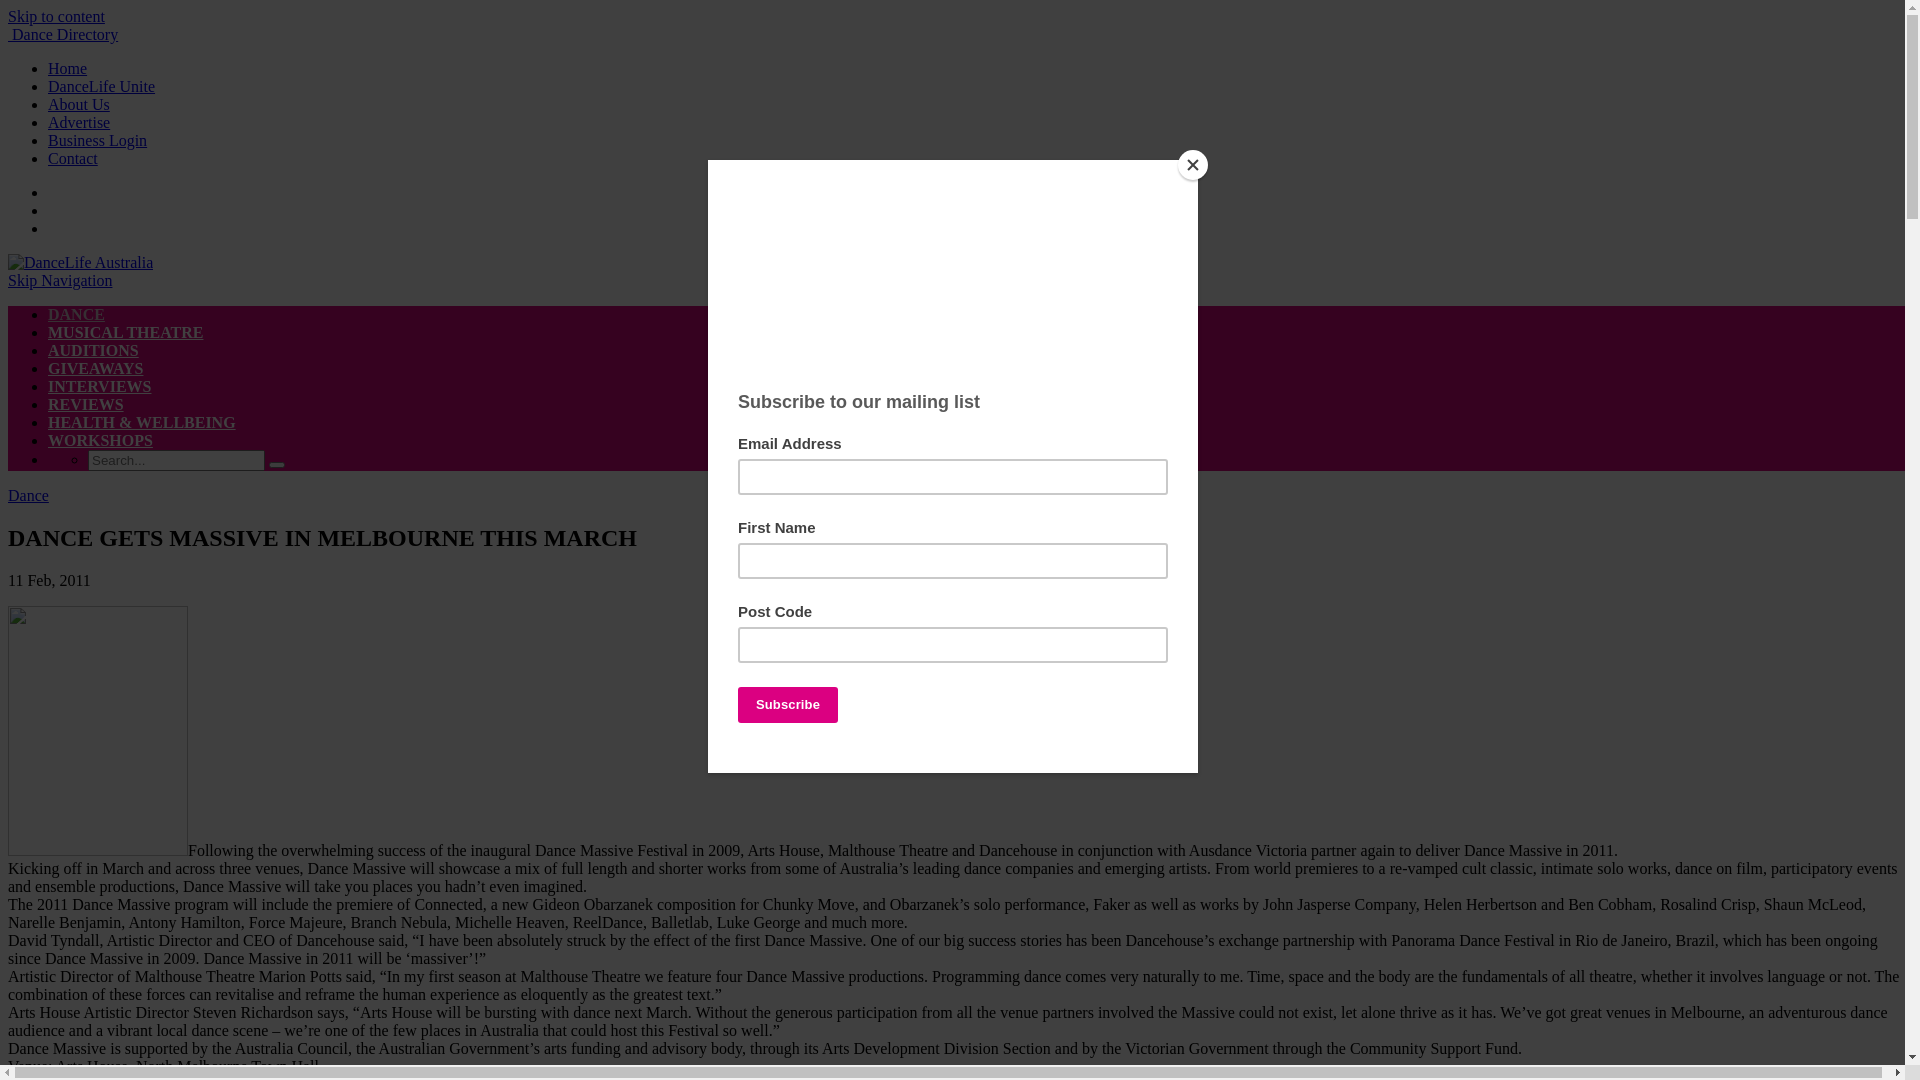  I want to click on 'Business Login', so click(96, 139).